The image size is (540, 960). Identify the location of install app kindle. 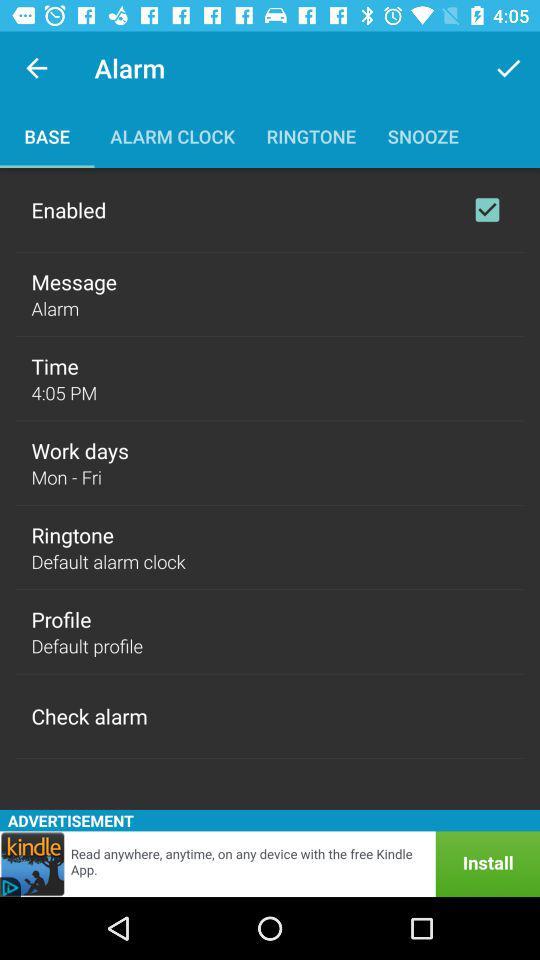
(270, 863).